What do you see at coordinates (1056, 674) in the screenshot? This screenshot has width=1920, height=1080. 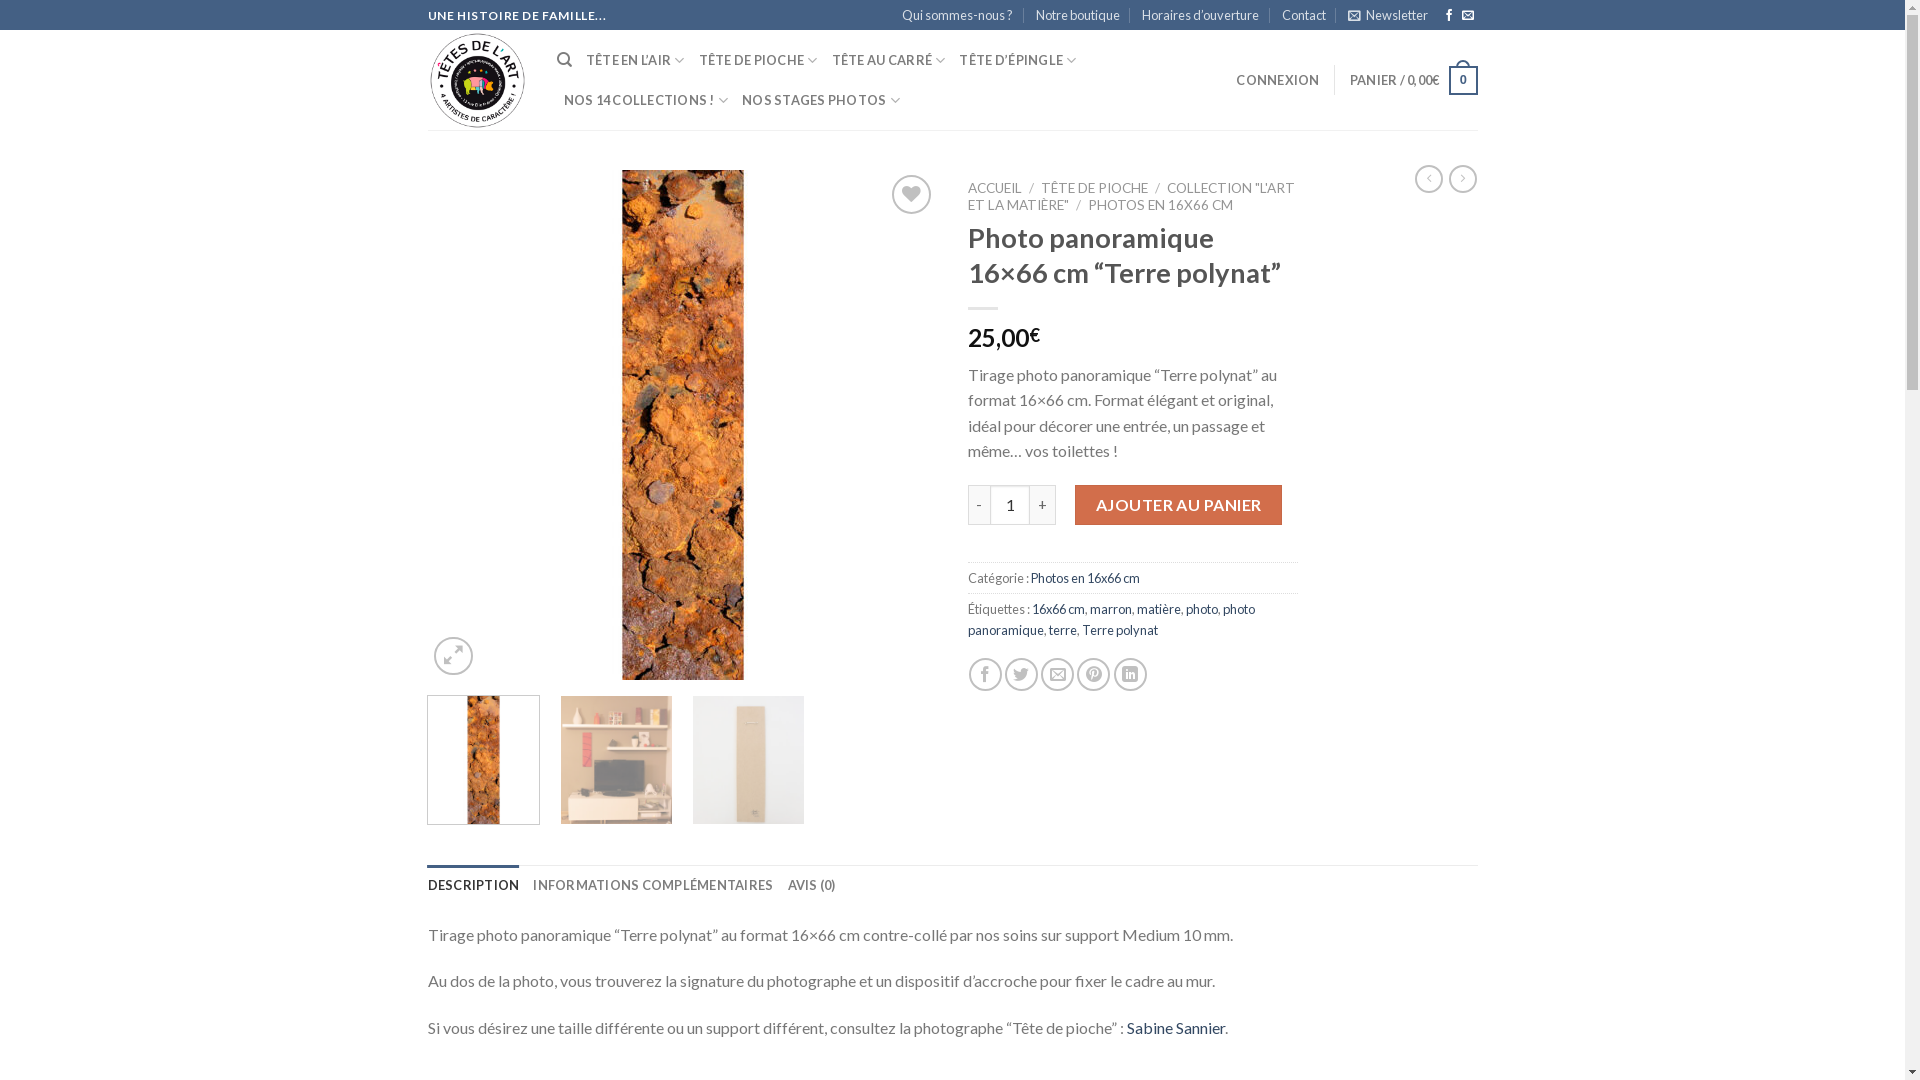 I see `'Envoyer par mail'` at bounding box center [1056, 674].